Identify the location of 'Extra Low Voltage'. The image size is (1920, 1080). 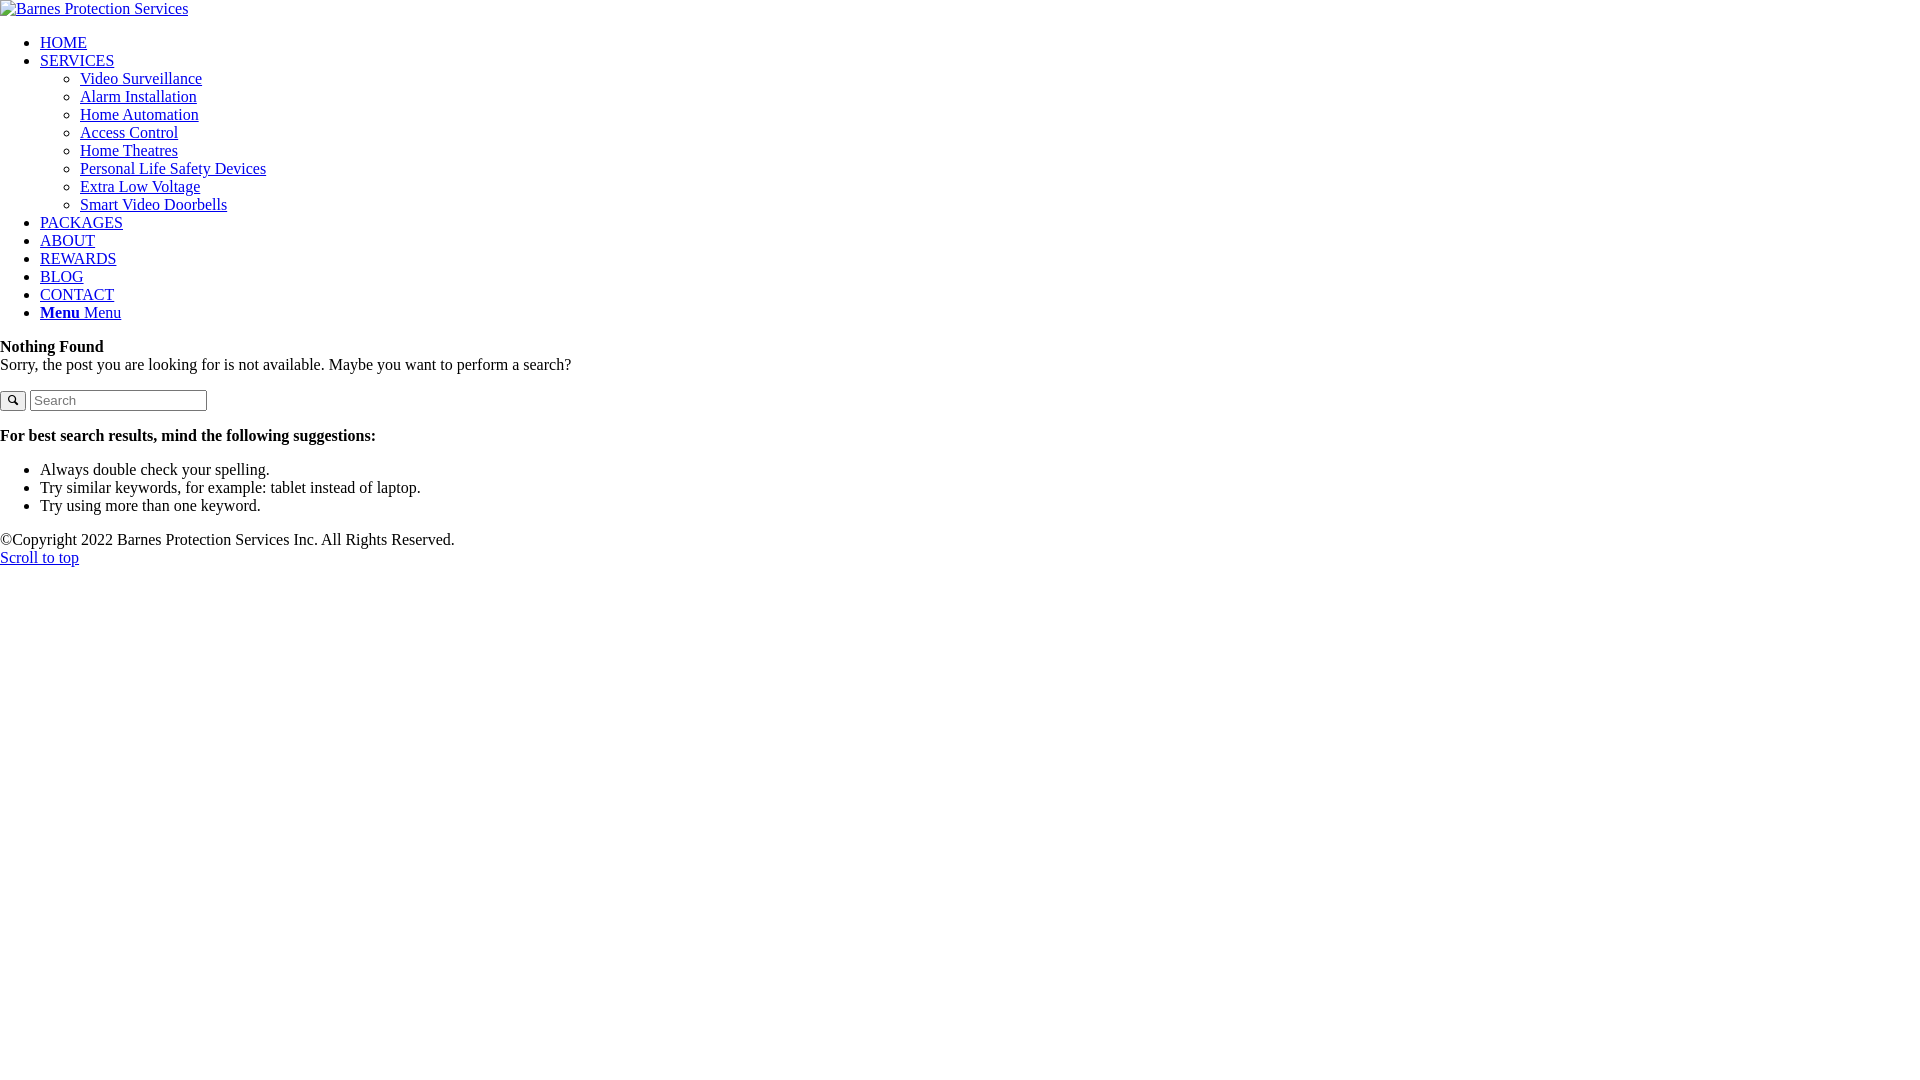
(138, 186).